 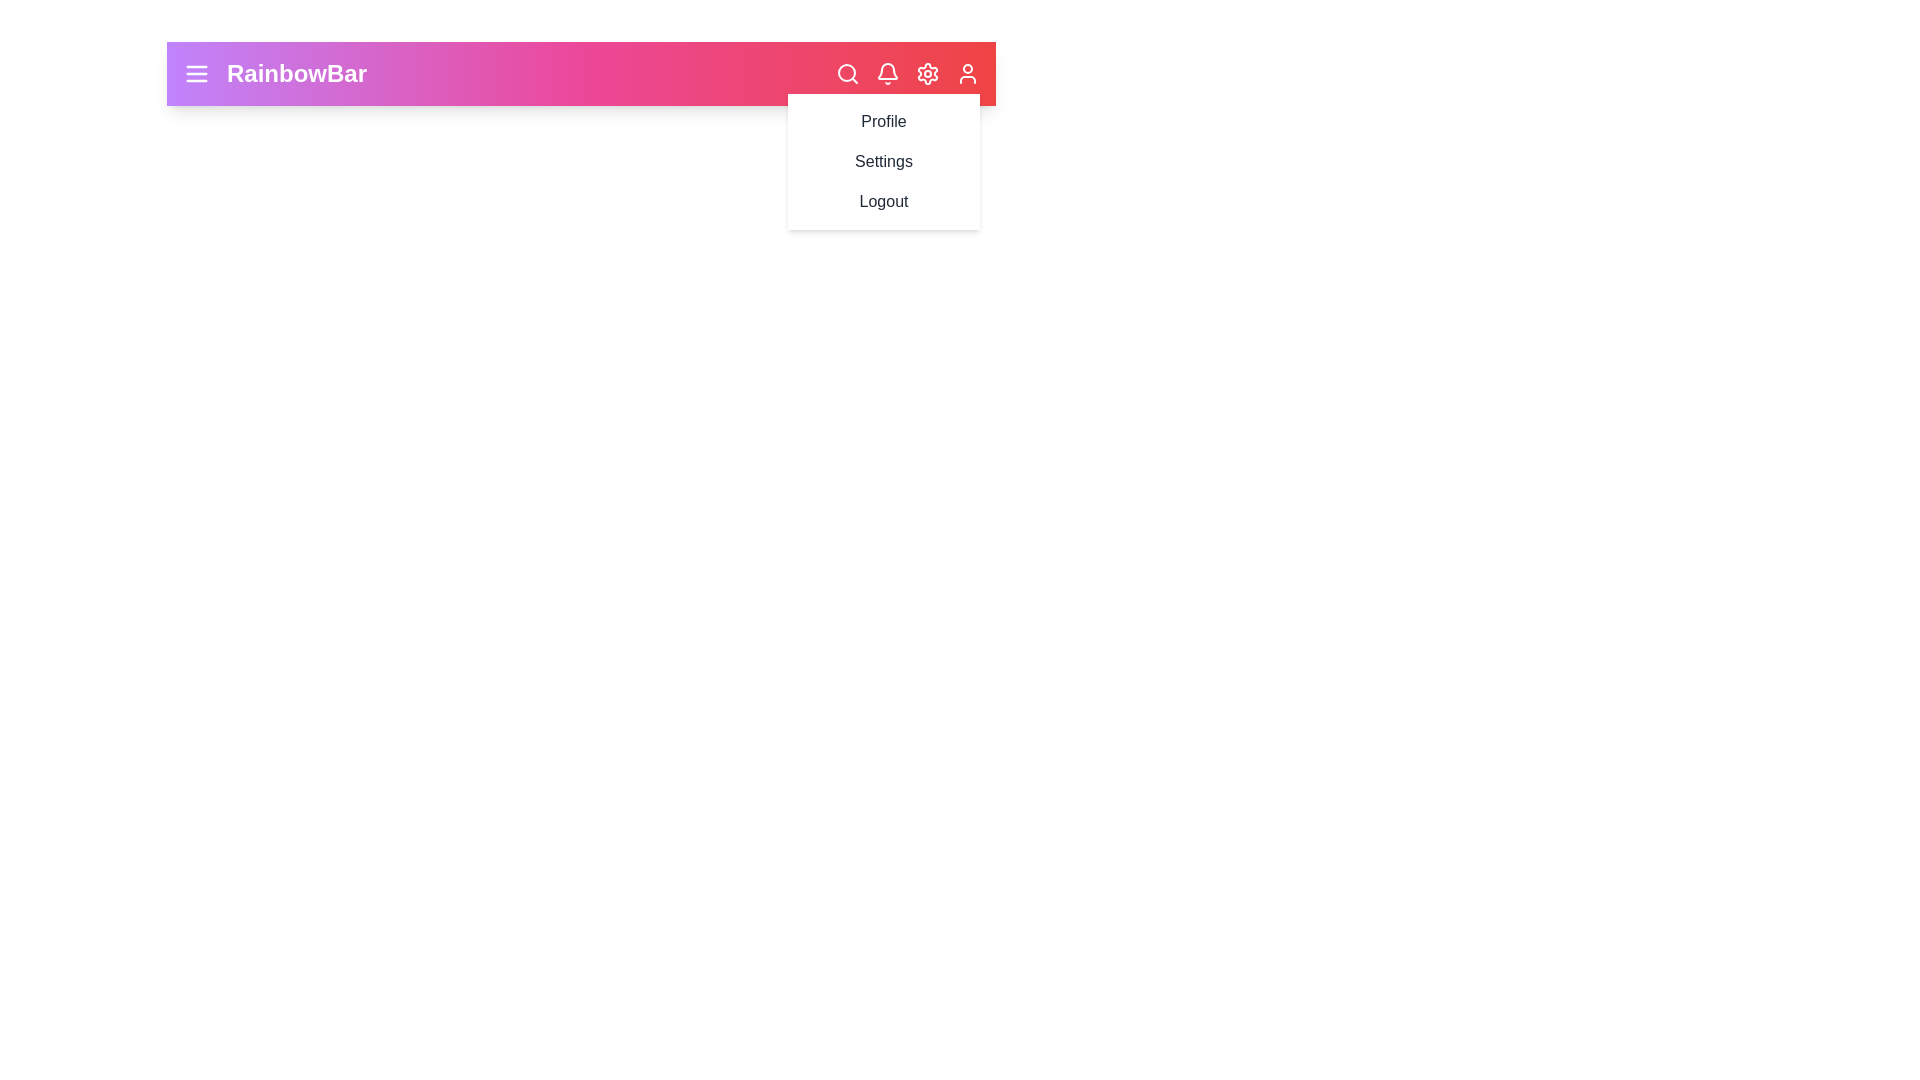 I want to click on the 'Profile' option in the dropdown menu, so click(x=882, y=122).